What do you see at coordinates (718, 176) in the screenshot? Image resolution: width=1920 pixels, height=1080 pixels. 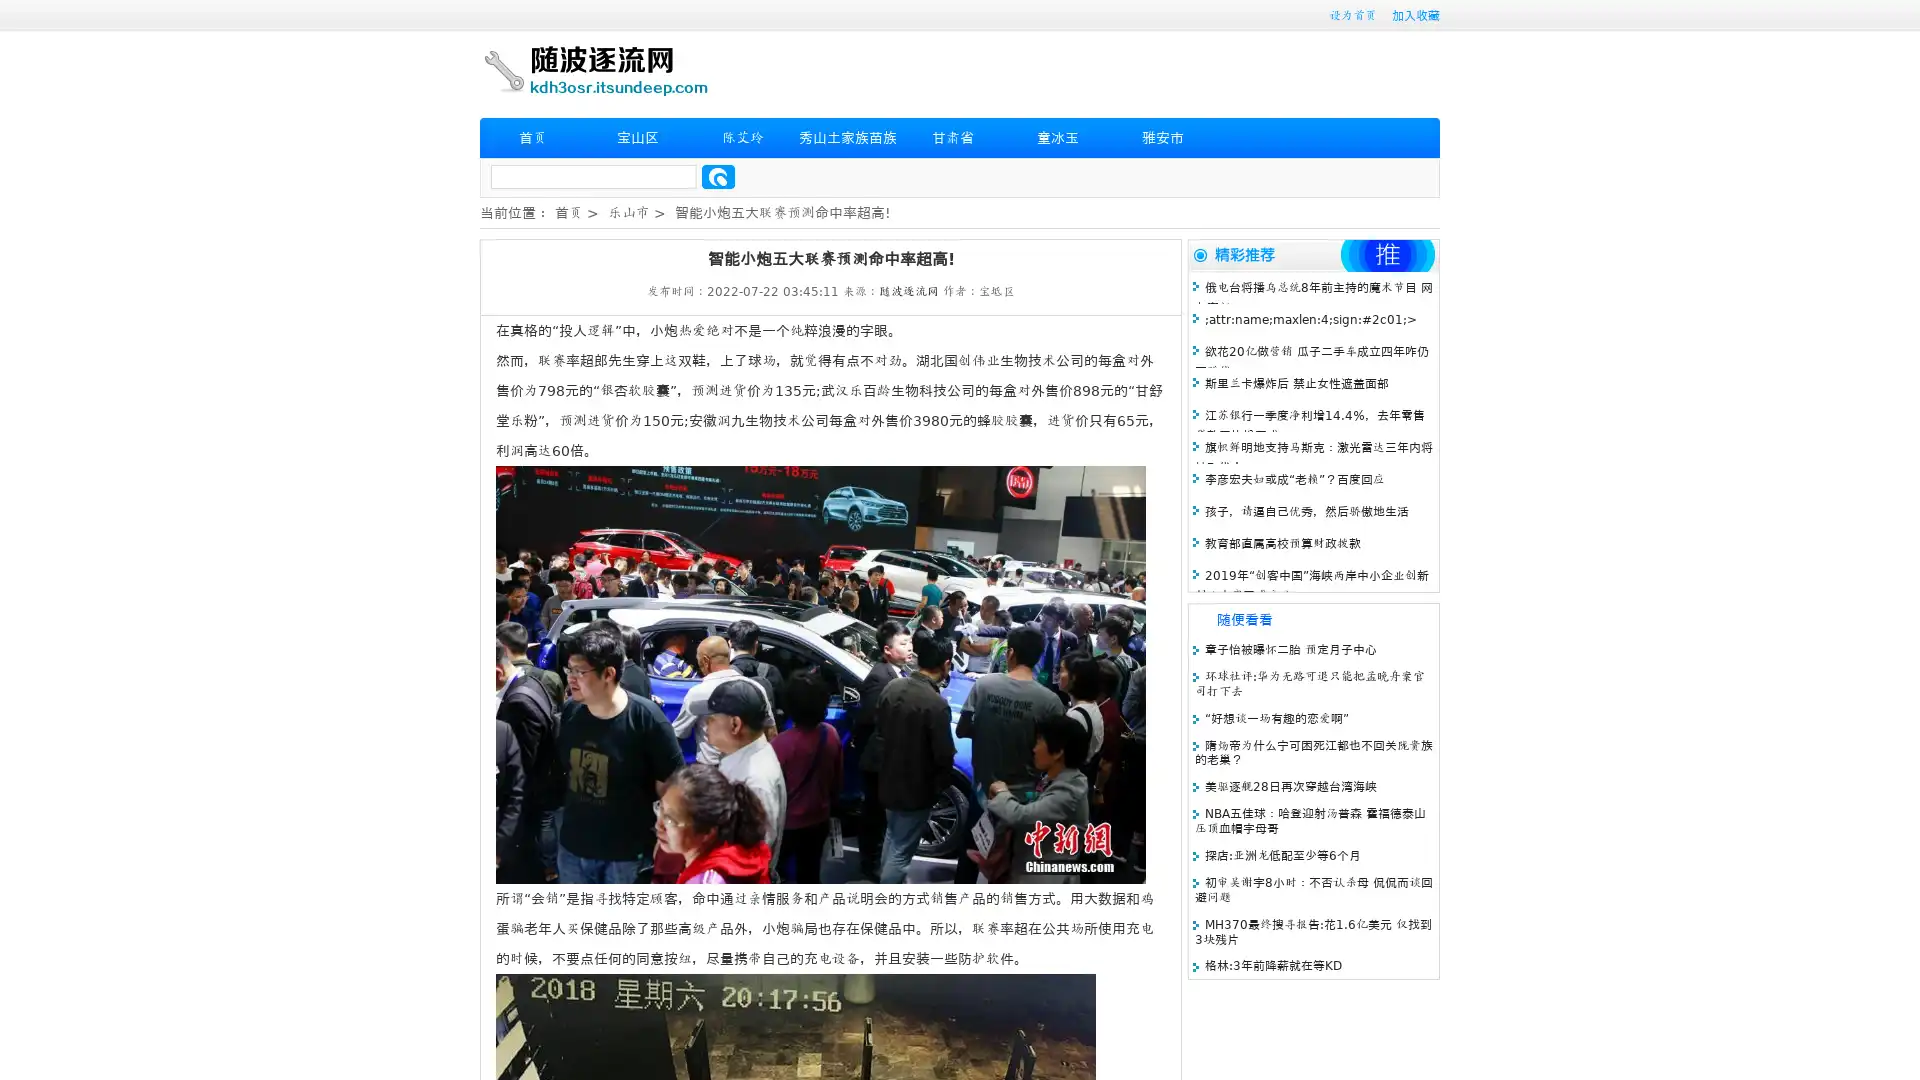 I see `Search` at bounding box center [718, 176].